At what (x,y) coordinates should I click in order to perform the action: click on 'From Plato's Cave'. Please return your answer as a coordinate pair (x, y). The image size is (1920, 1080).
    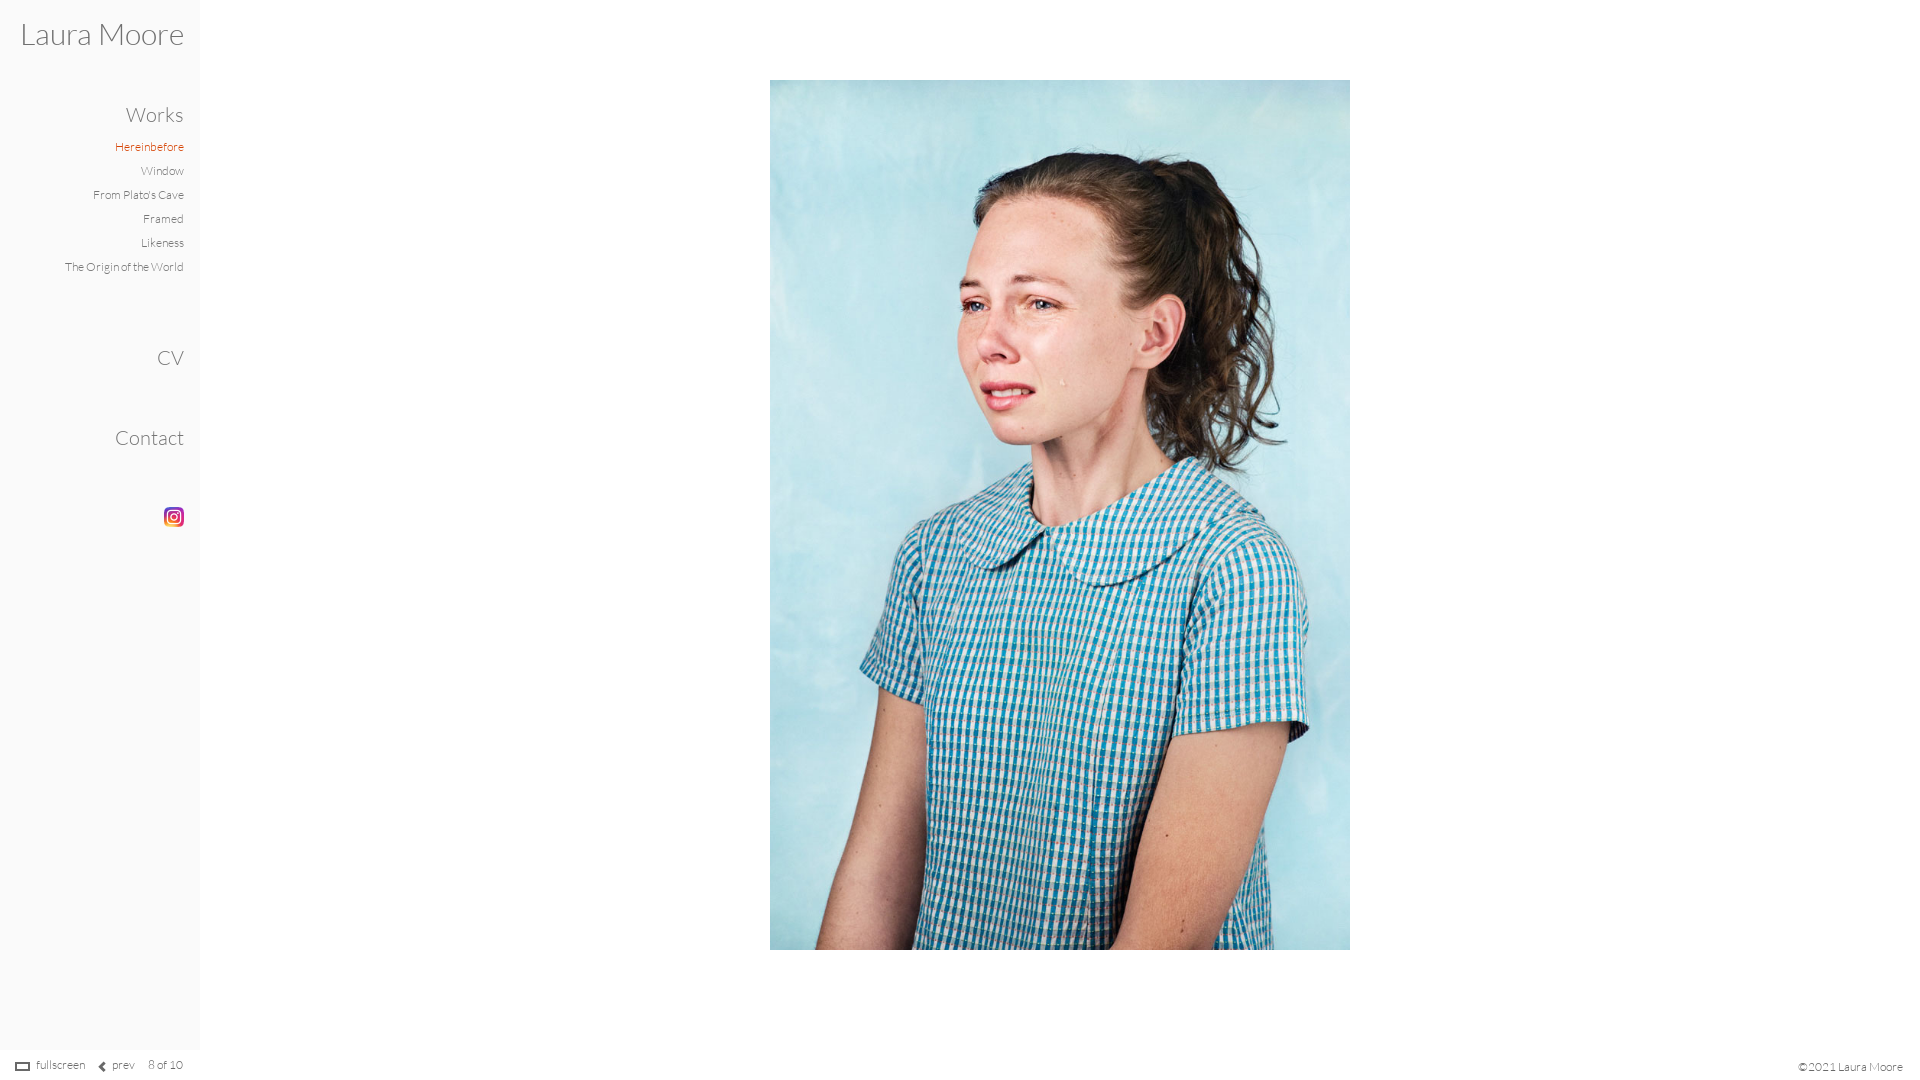
    Looking at the image, I should click on (91, 194).